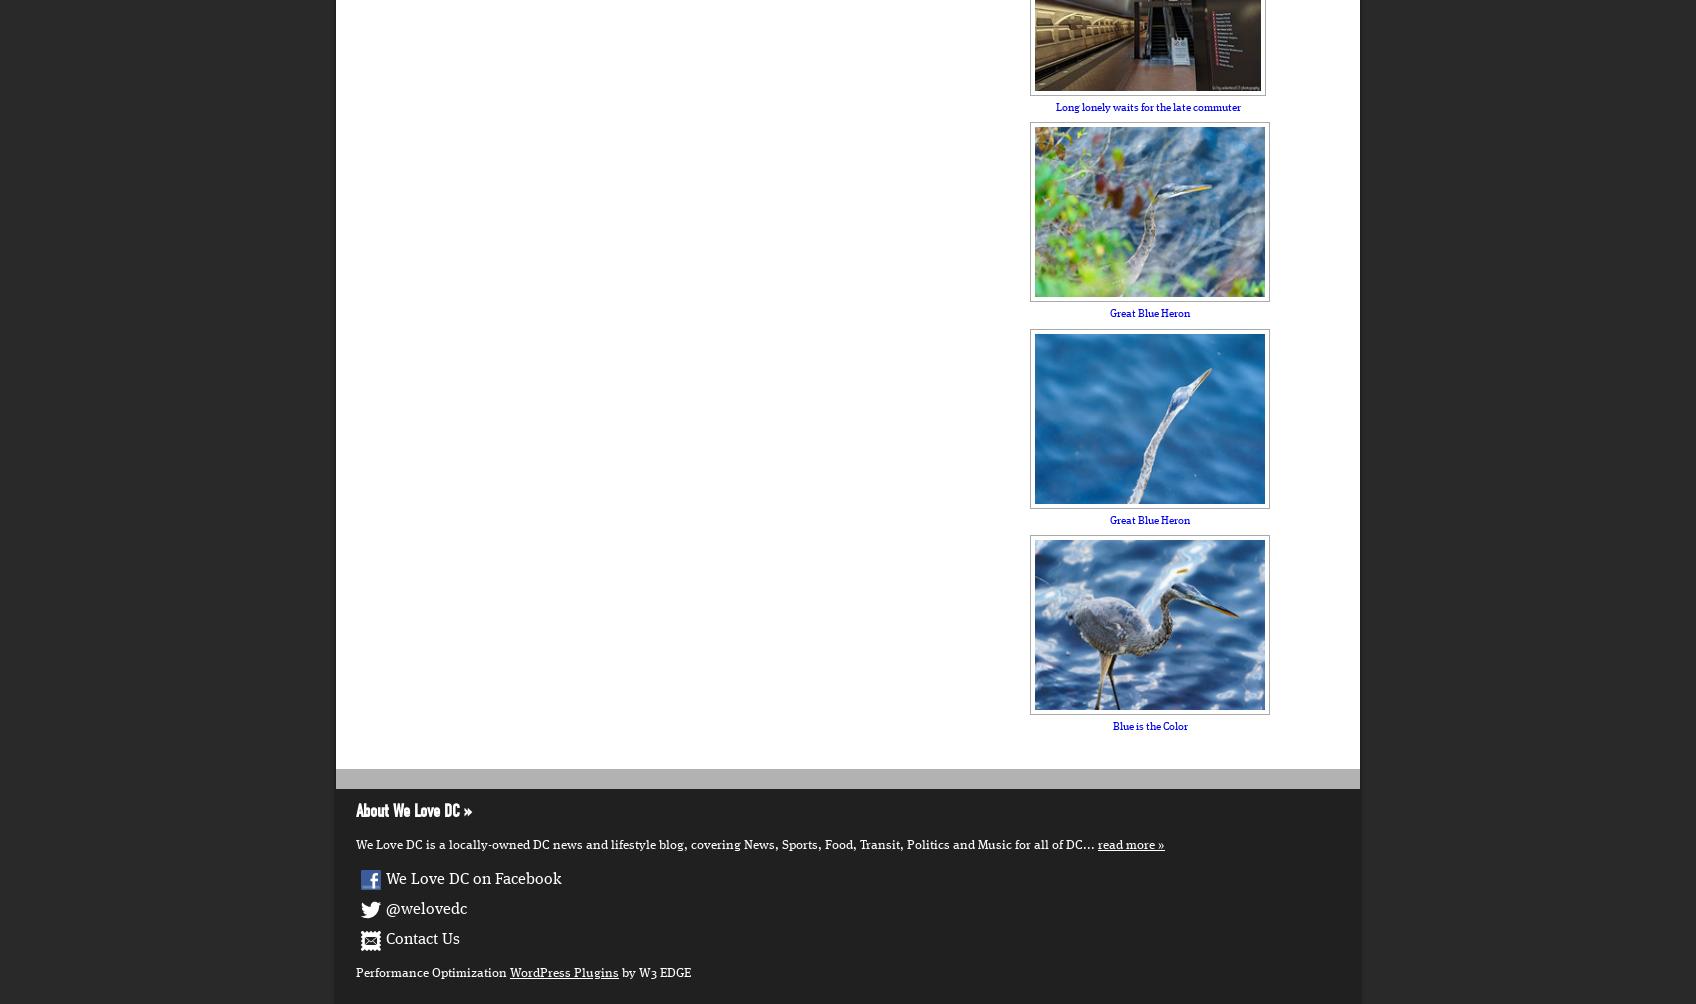 This screenshot has height=1004, width=1696. Describe the element at coordinates (1125, 845) in the screenshot. I see `'Read More'` at that location.